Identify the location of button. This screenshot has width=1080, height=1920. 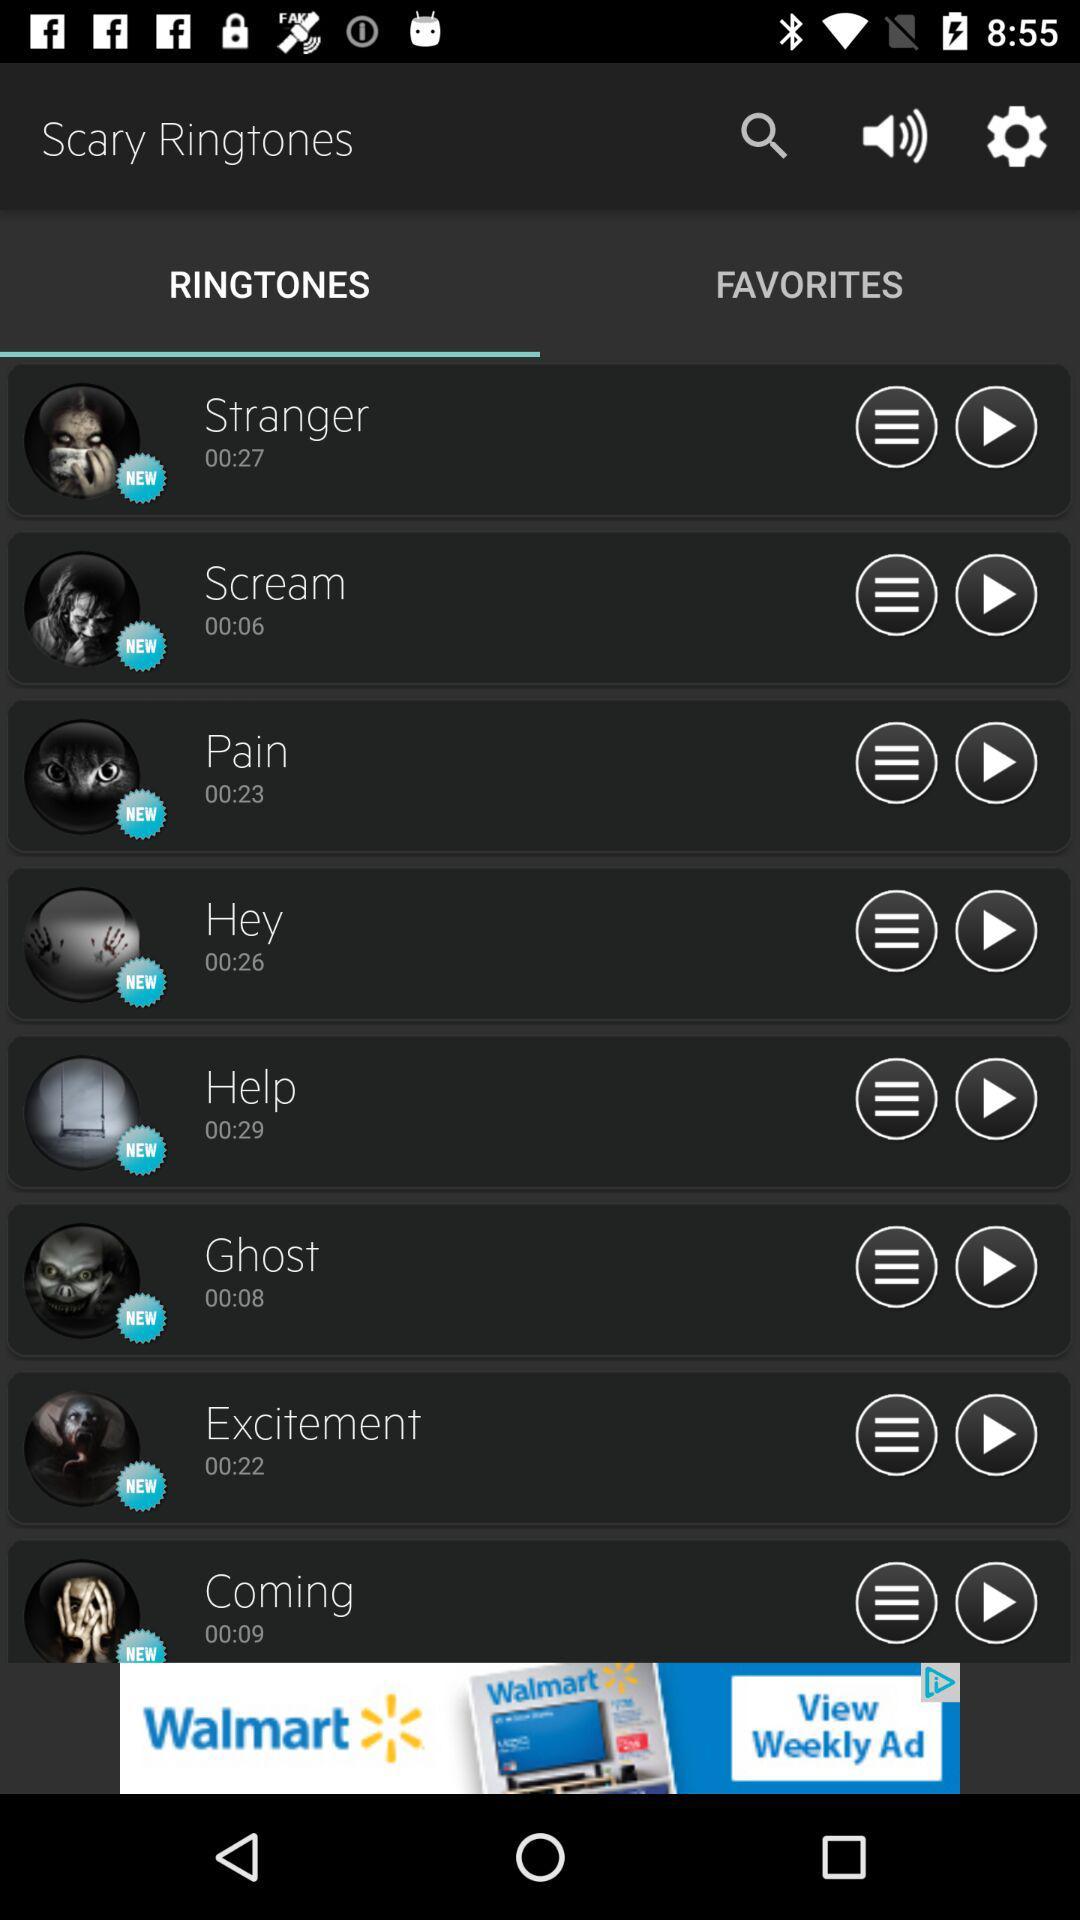
(995, 1267).